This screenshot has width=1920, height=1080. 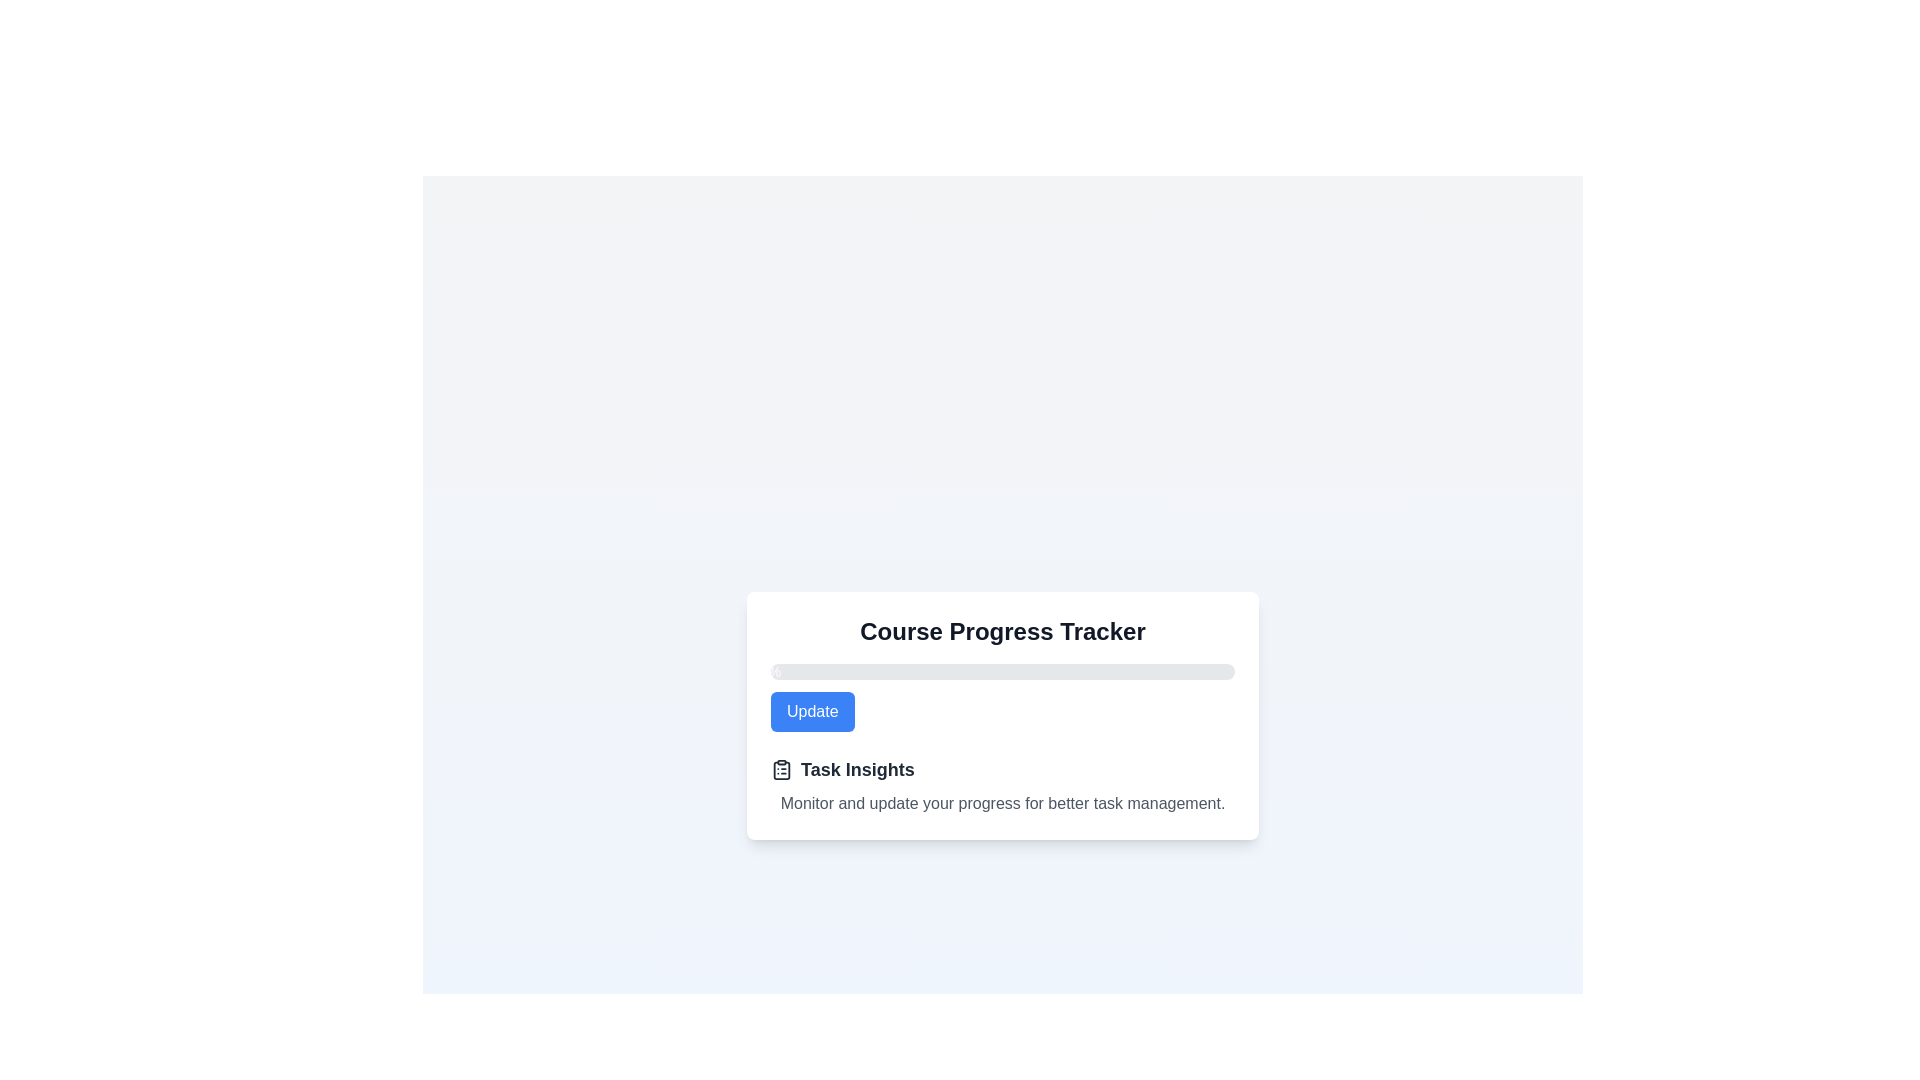 I want to click on the clipboard icon that visually represents task or note-related functionalities, located next to the text 'Task Insights' and below the 'Update' button in the main card interface, so click(x=781, y=769).